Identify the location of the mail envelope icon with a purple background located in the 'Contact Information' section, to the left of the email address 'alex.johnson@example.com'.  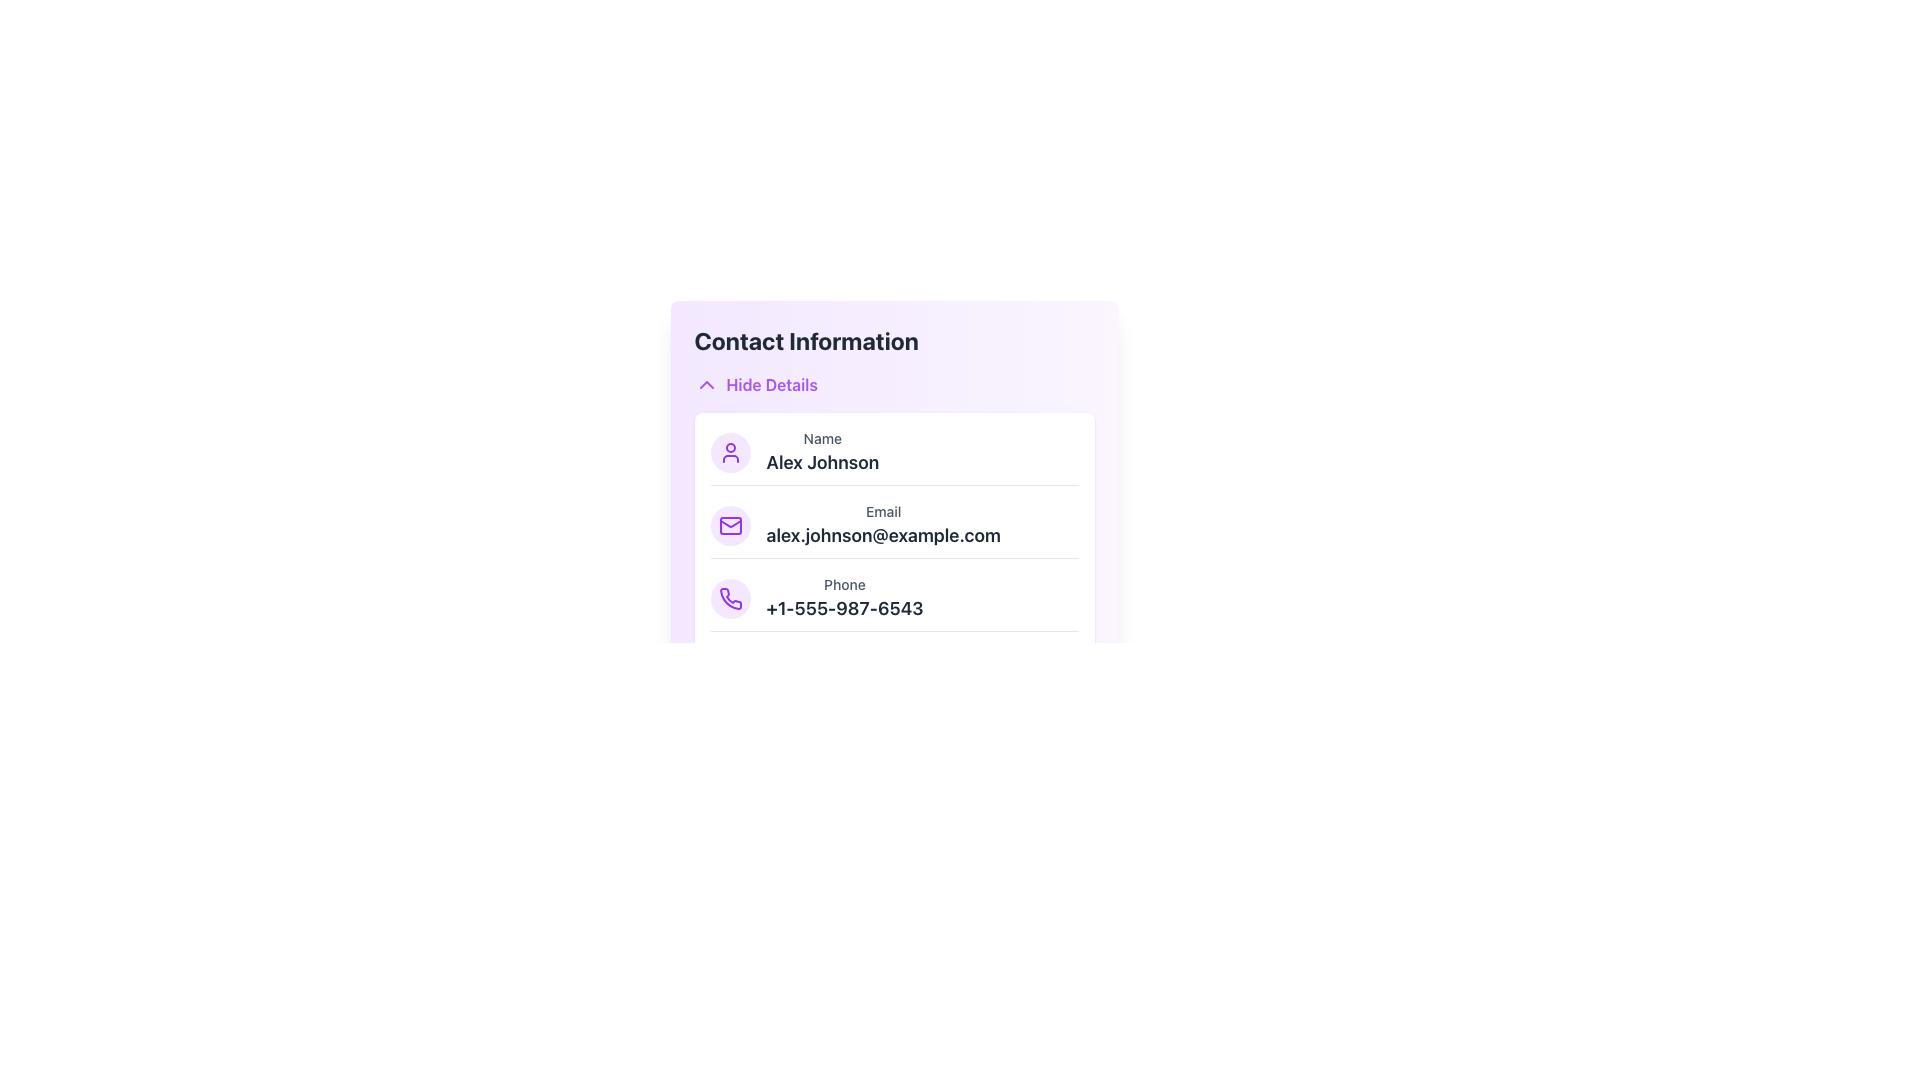
(729, 524).